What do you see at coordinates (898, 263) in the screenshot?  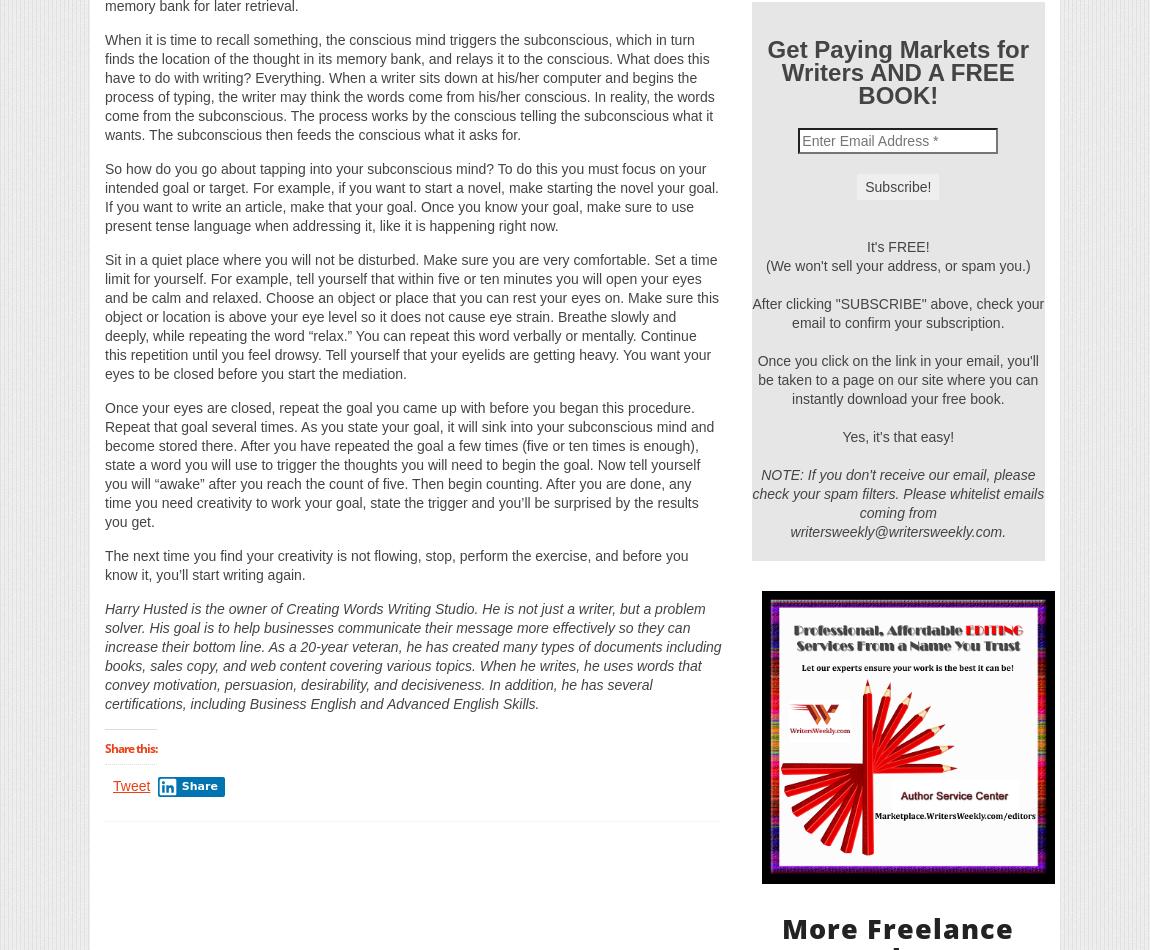 I see `'(We won't sell your address, or spam you.)'` at bounding box center [898, 263].